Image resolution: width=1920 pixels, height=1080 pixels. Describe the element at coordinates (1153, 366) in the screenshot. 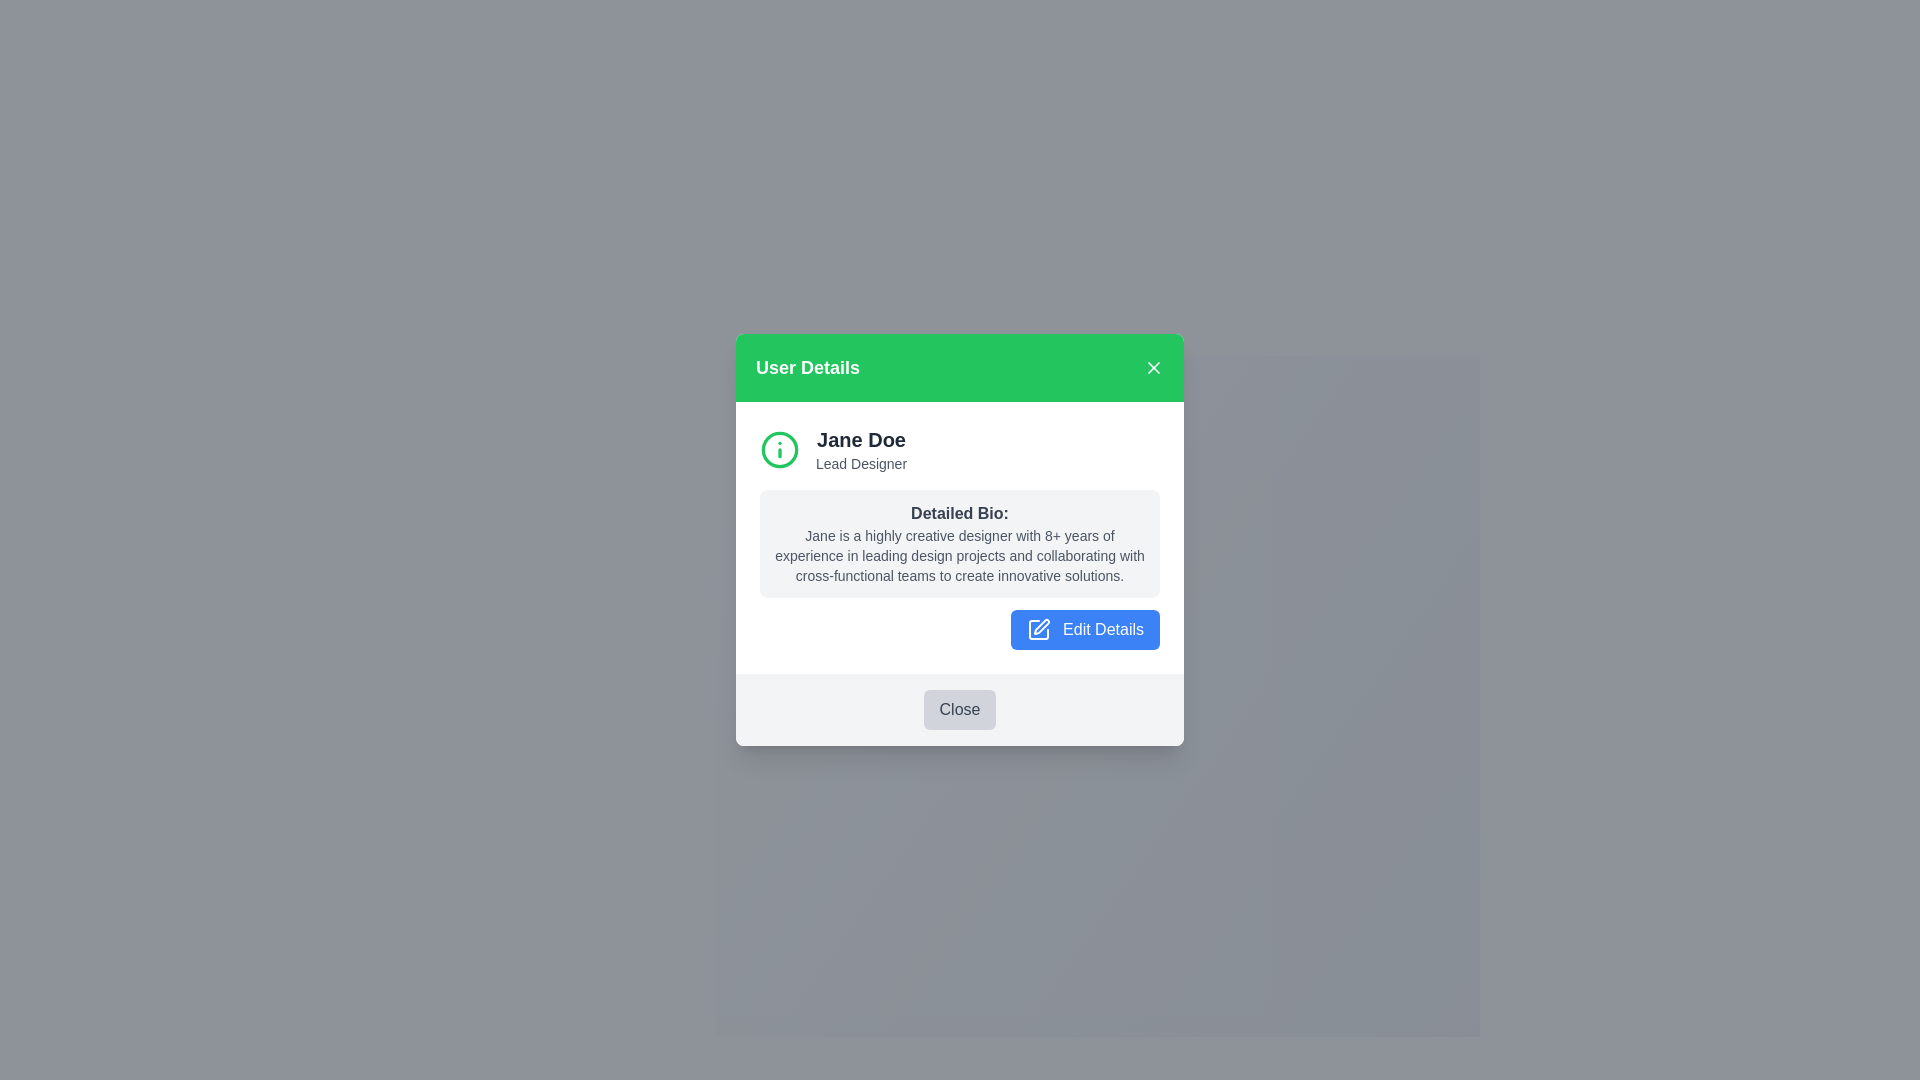

I see `the close icon located in the top-right corner of the green header of the 'User Details' modal dialog` at that location.